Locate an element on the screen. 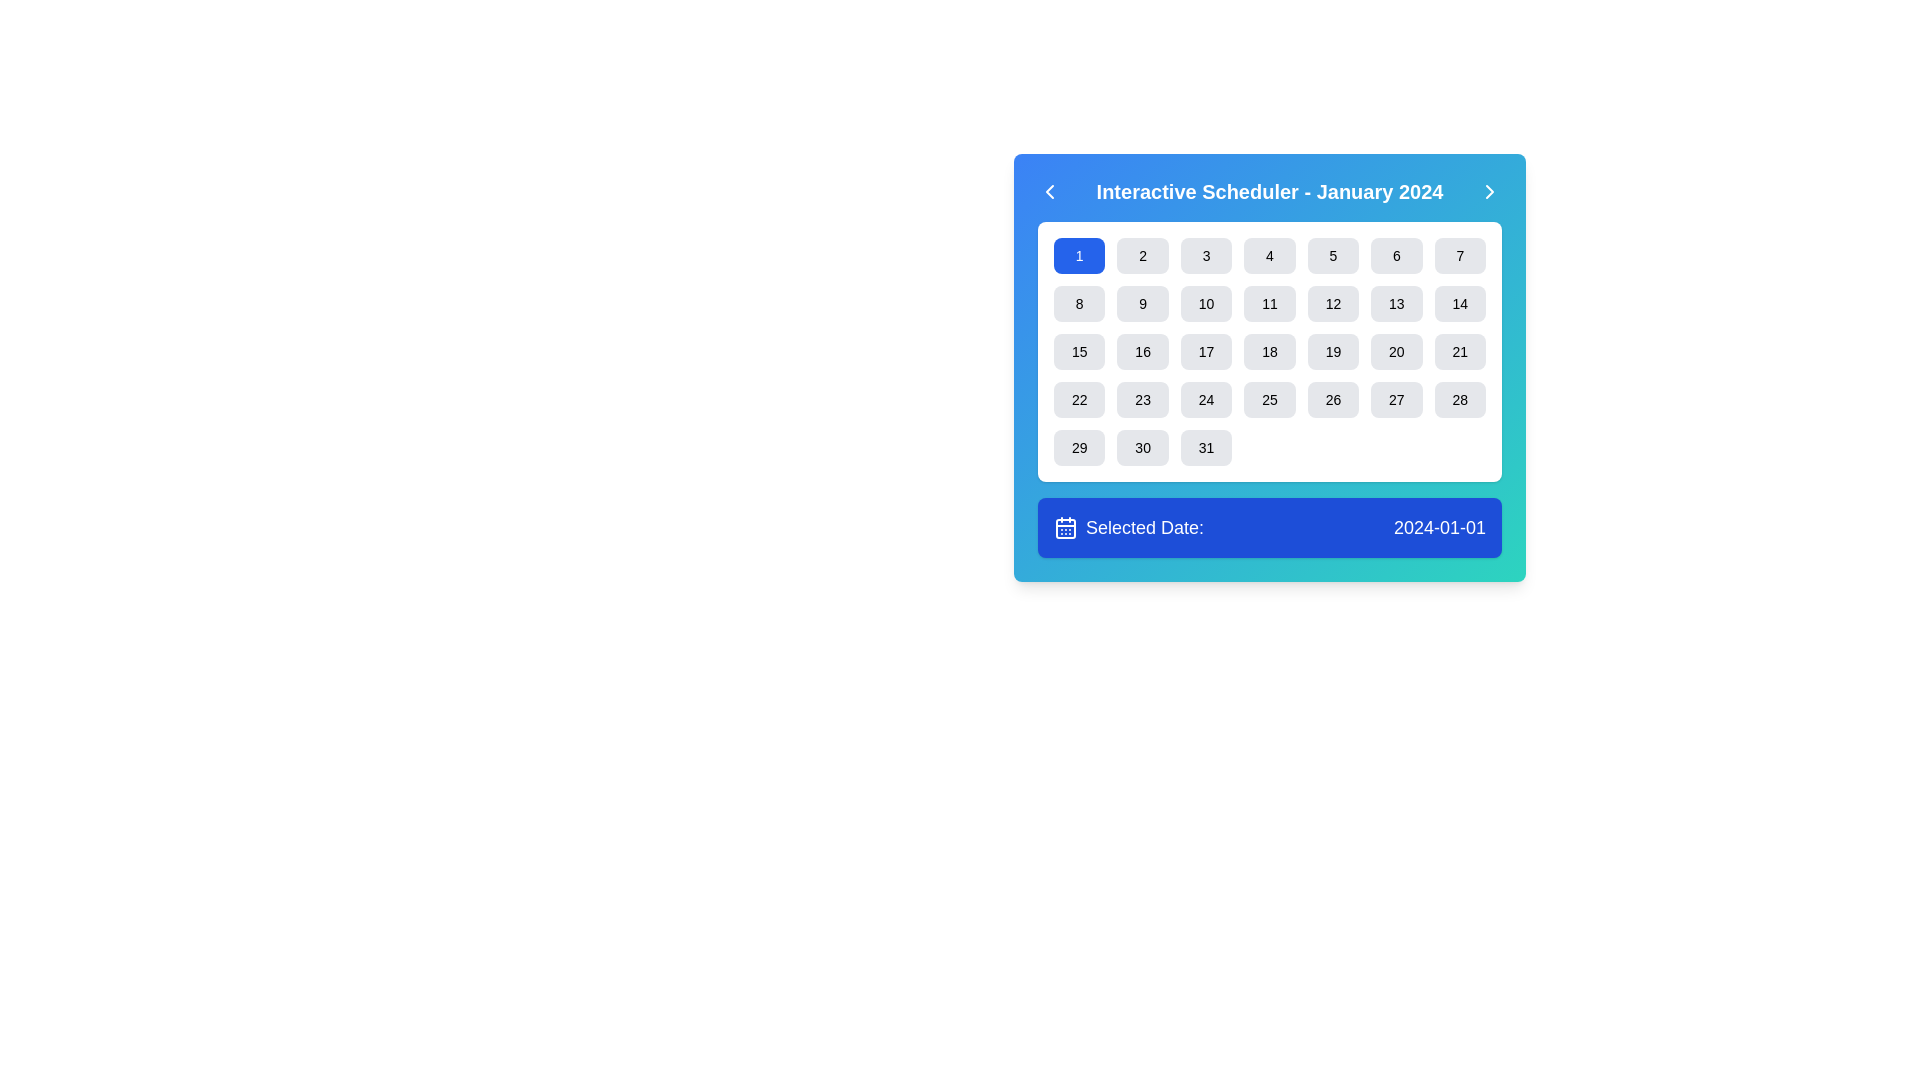  the rectangular button with rounded corners containing the number '5' in black text is located at coordinates (1333, 254).